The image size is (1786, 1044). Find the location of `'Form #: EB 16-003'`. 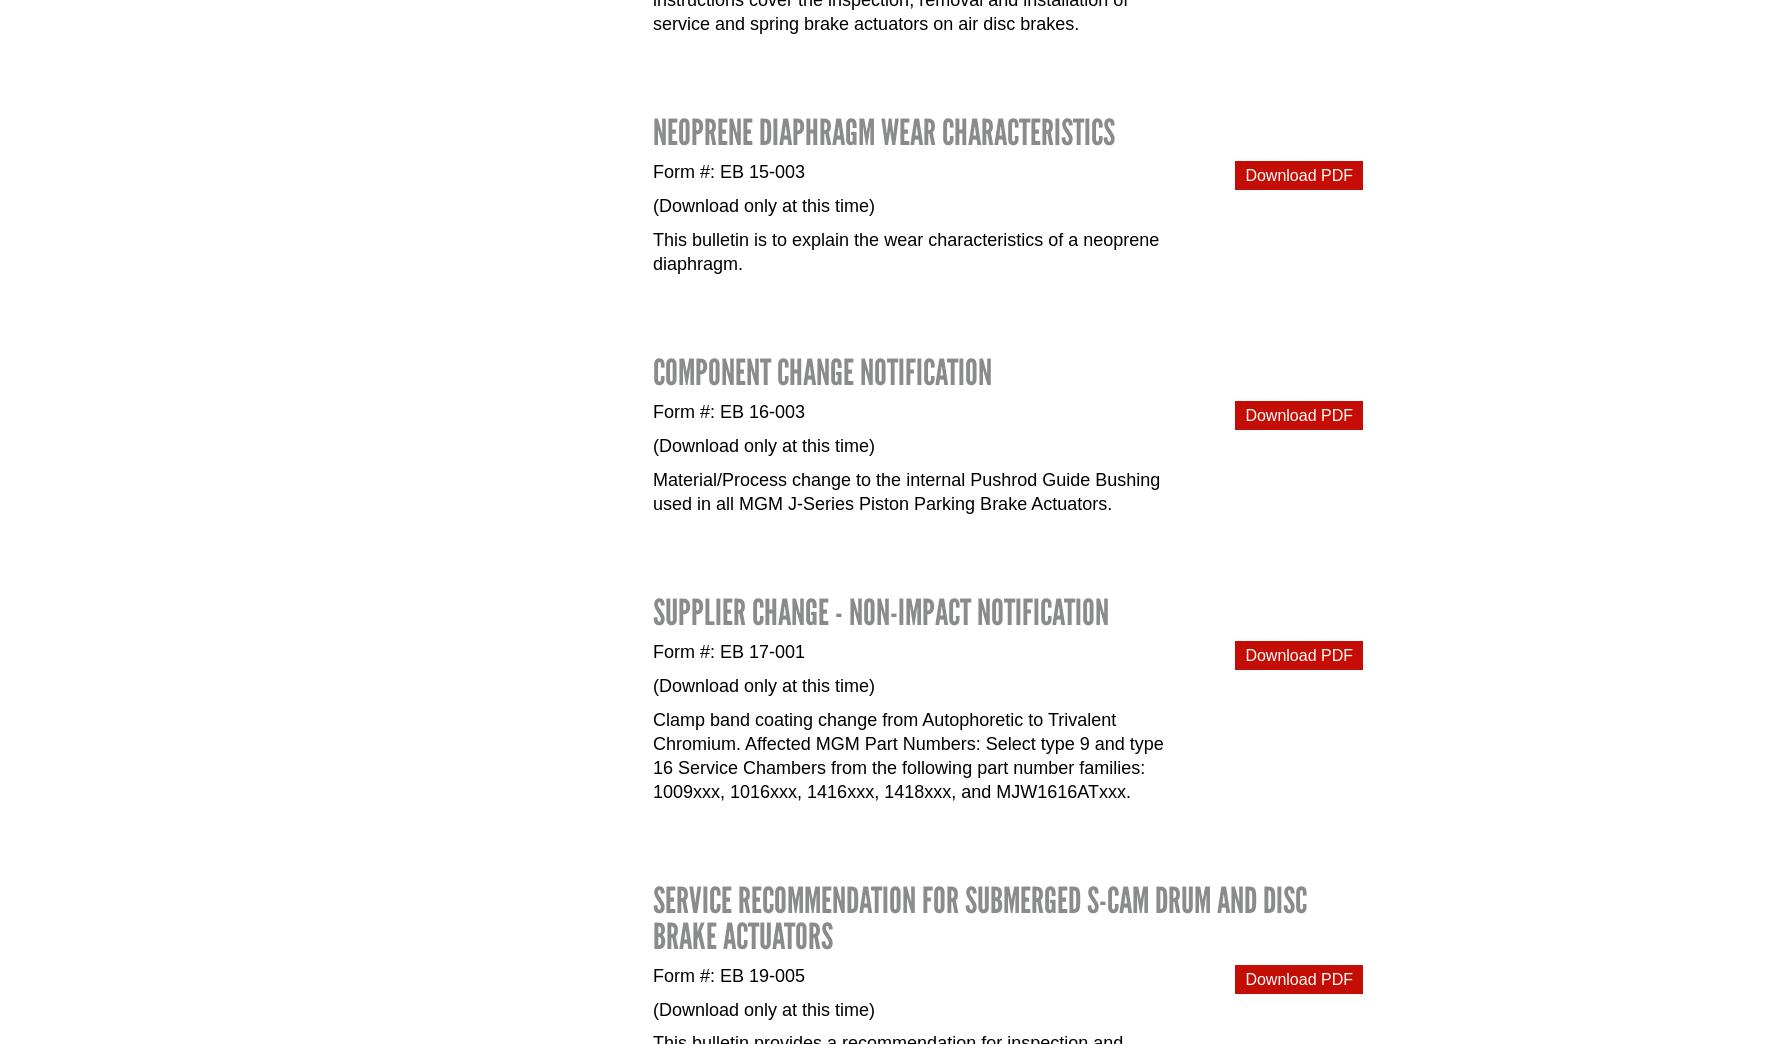

'Form #: EB 16-003' is located at coordinates (729, 410).